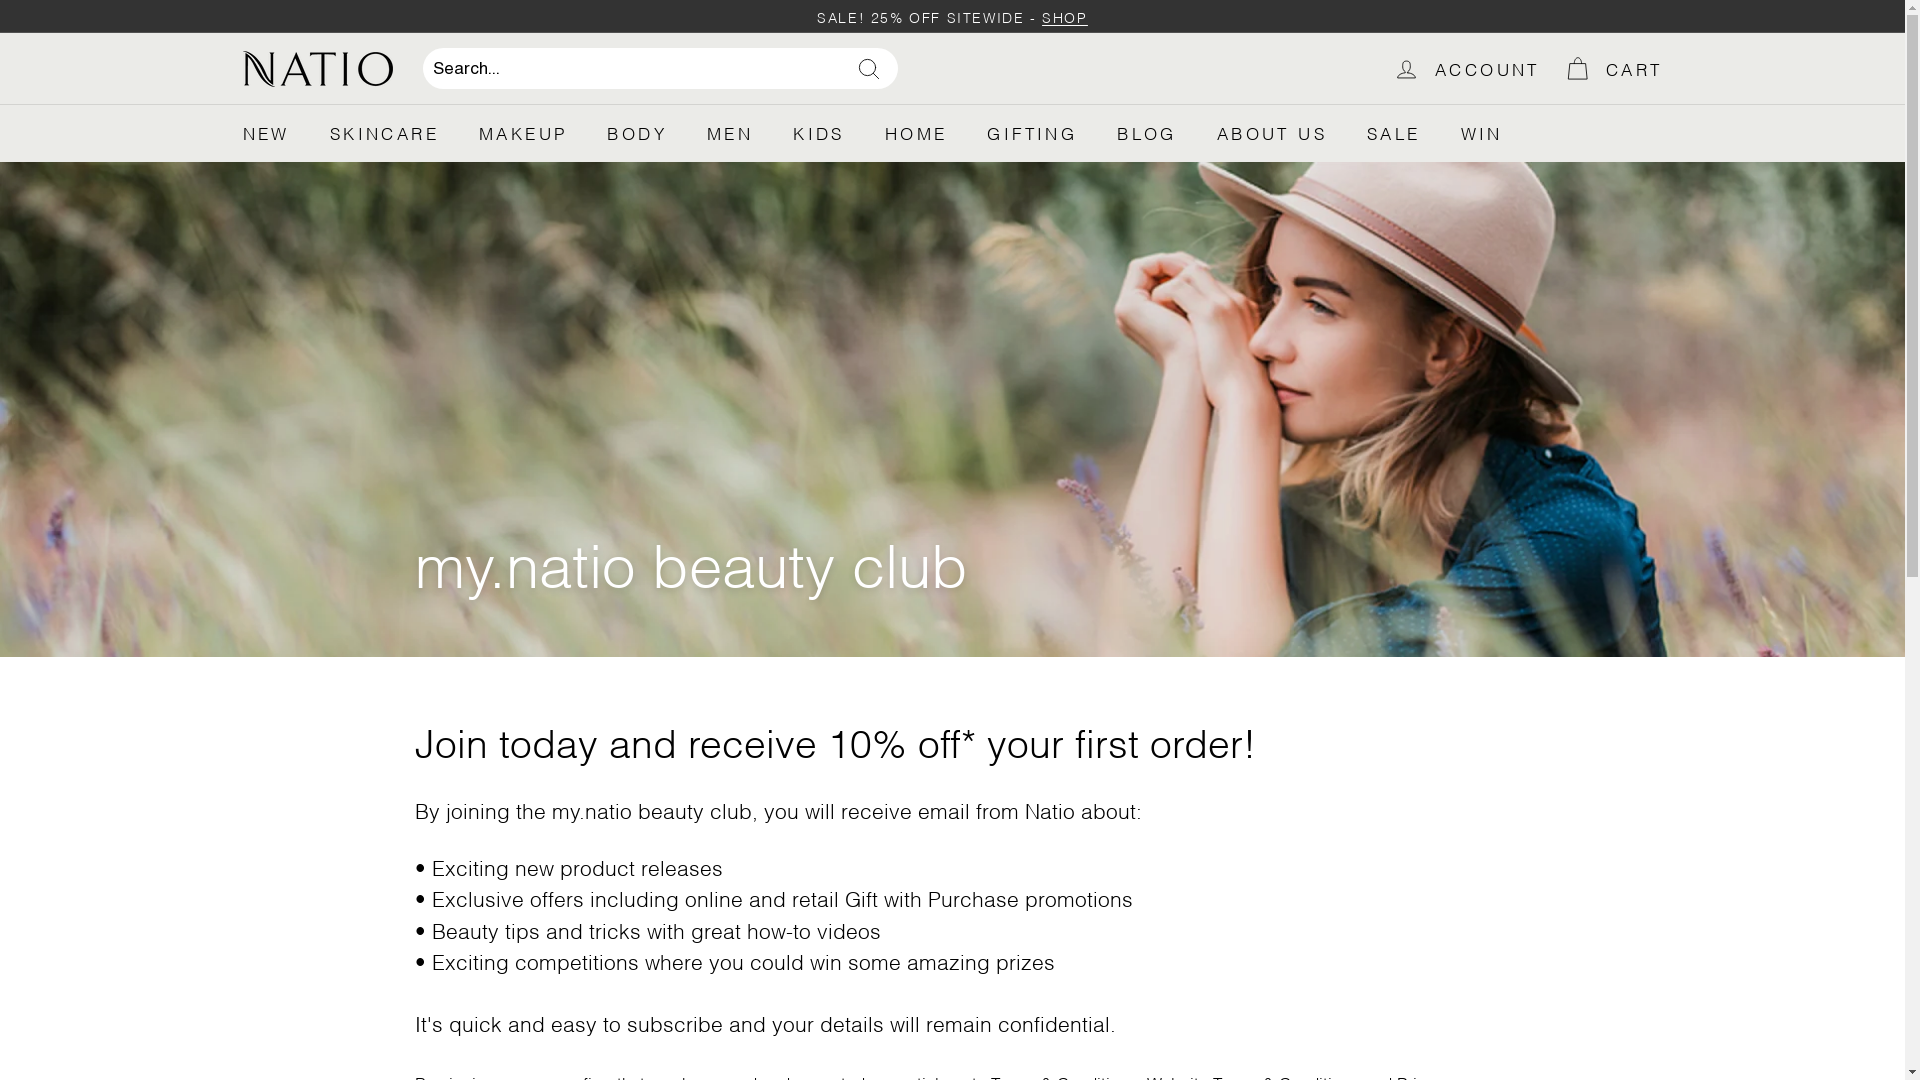  Describe the element at coordinates (819, 132) in the screenshot. I see `'KIDS'` at that location.